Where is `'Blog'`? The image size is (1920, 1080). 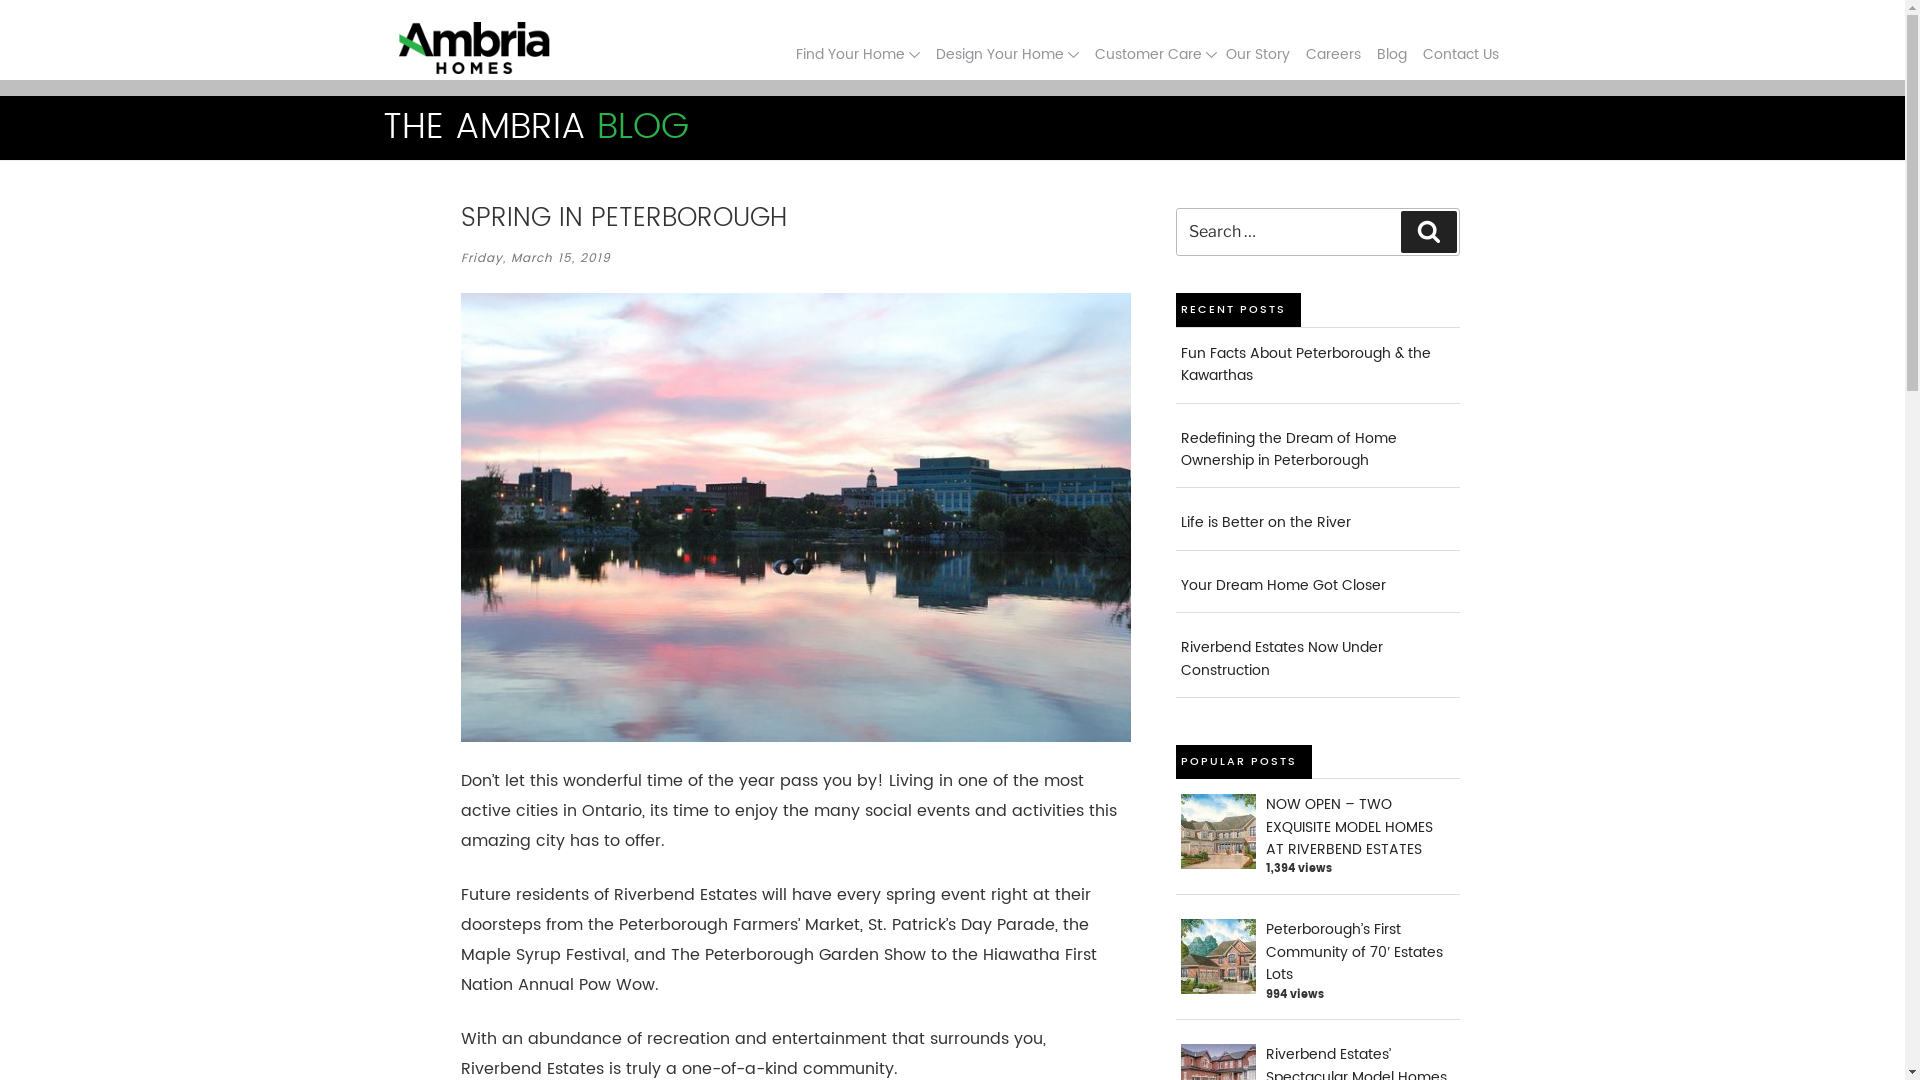
'Blog' is located at coordinates (1390, 53).